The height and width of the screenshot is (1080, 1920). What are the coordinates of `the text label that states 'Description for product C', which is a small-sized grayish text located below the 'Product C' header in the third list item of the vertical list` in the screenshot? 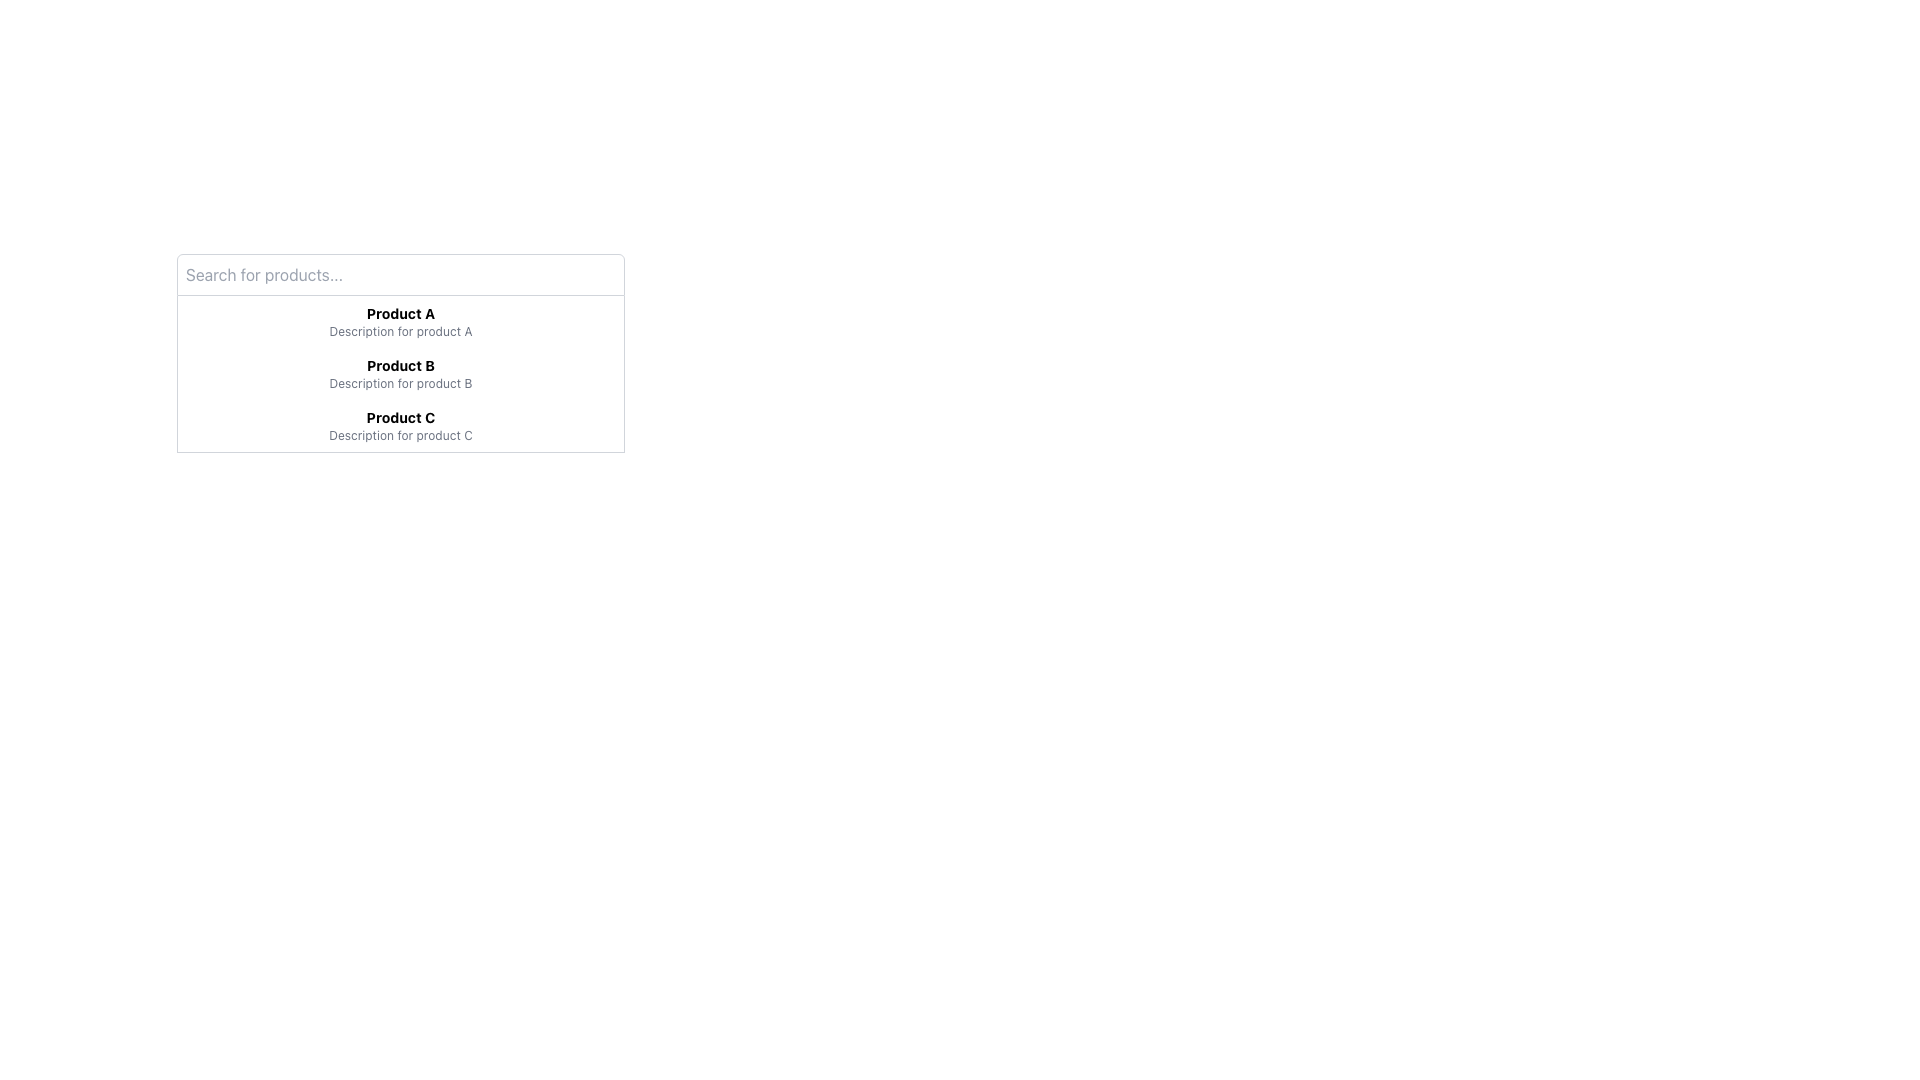 It's located at (400, 434).